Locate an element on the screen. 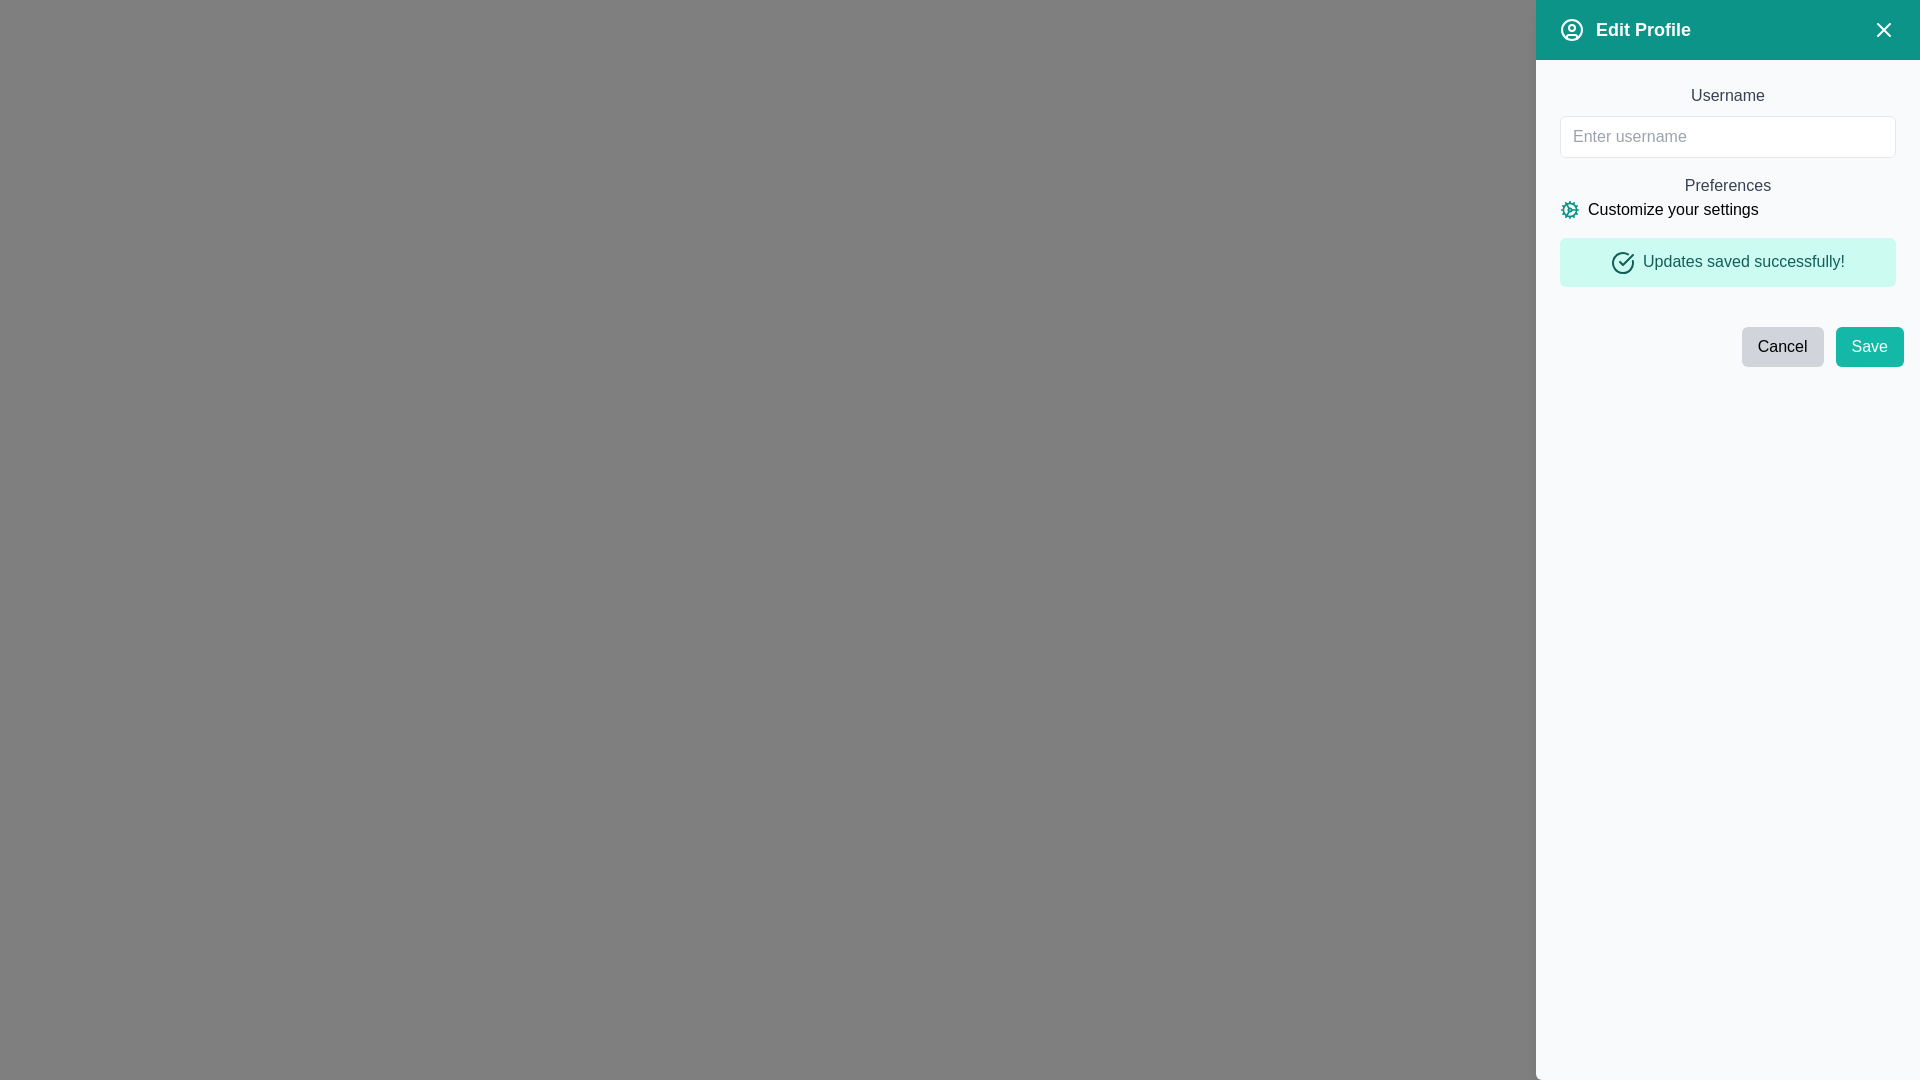 This screenshot has width=1920, height=1080. the teal-colored gear icon located to the left of the 'Customize your settings' text is located at coordinates (1568, 209).